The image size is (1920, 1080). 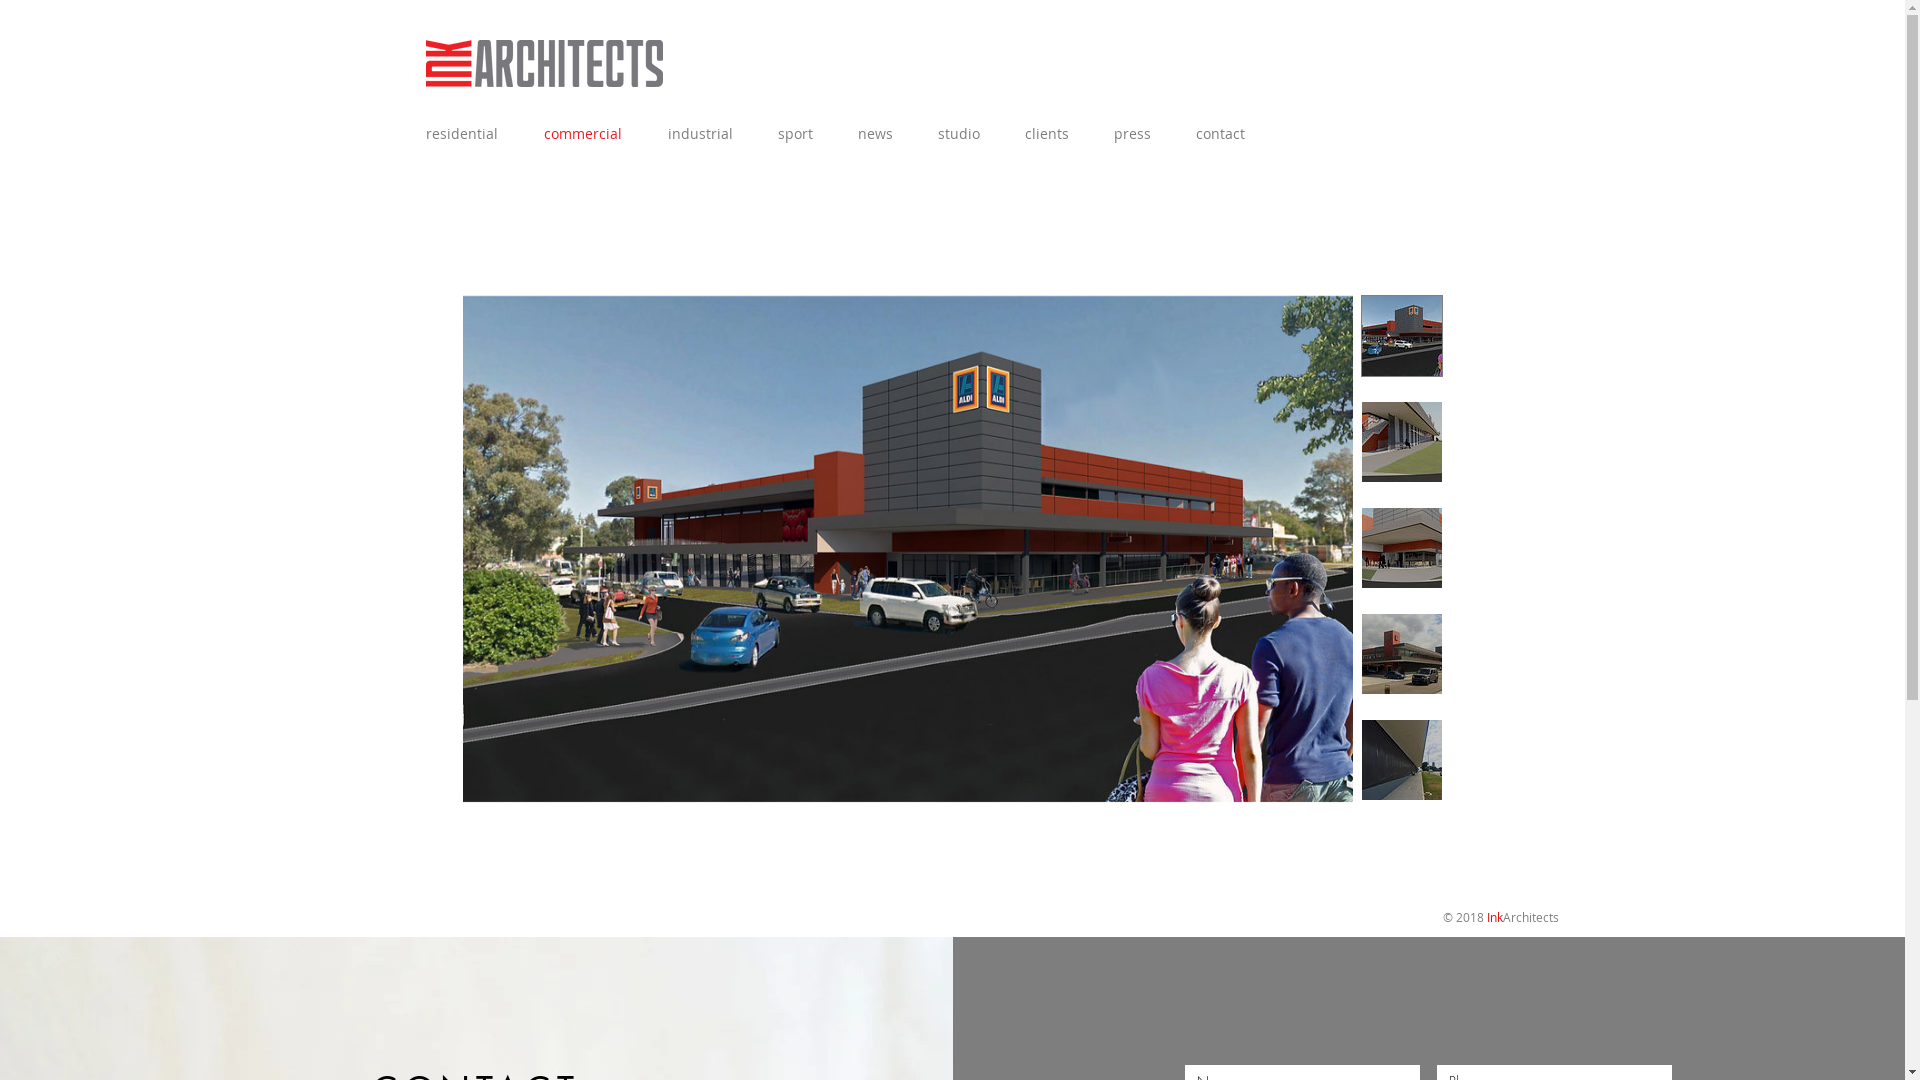 I want to click on 'press', so click(x=1138, y=133).